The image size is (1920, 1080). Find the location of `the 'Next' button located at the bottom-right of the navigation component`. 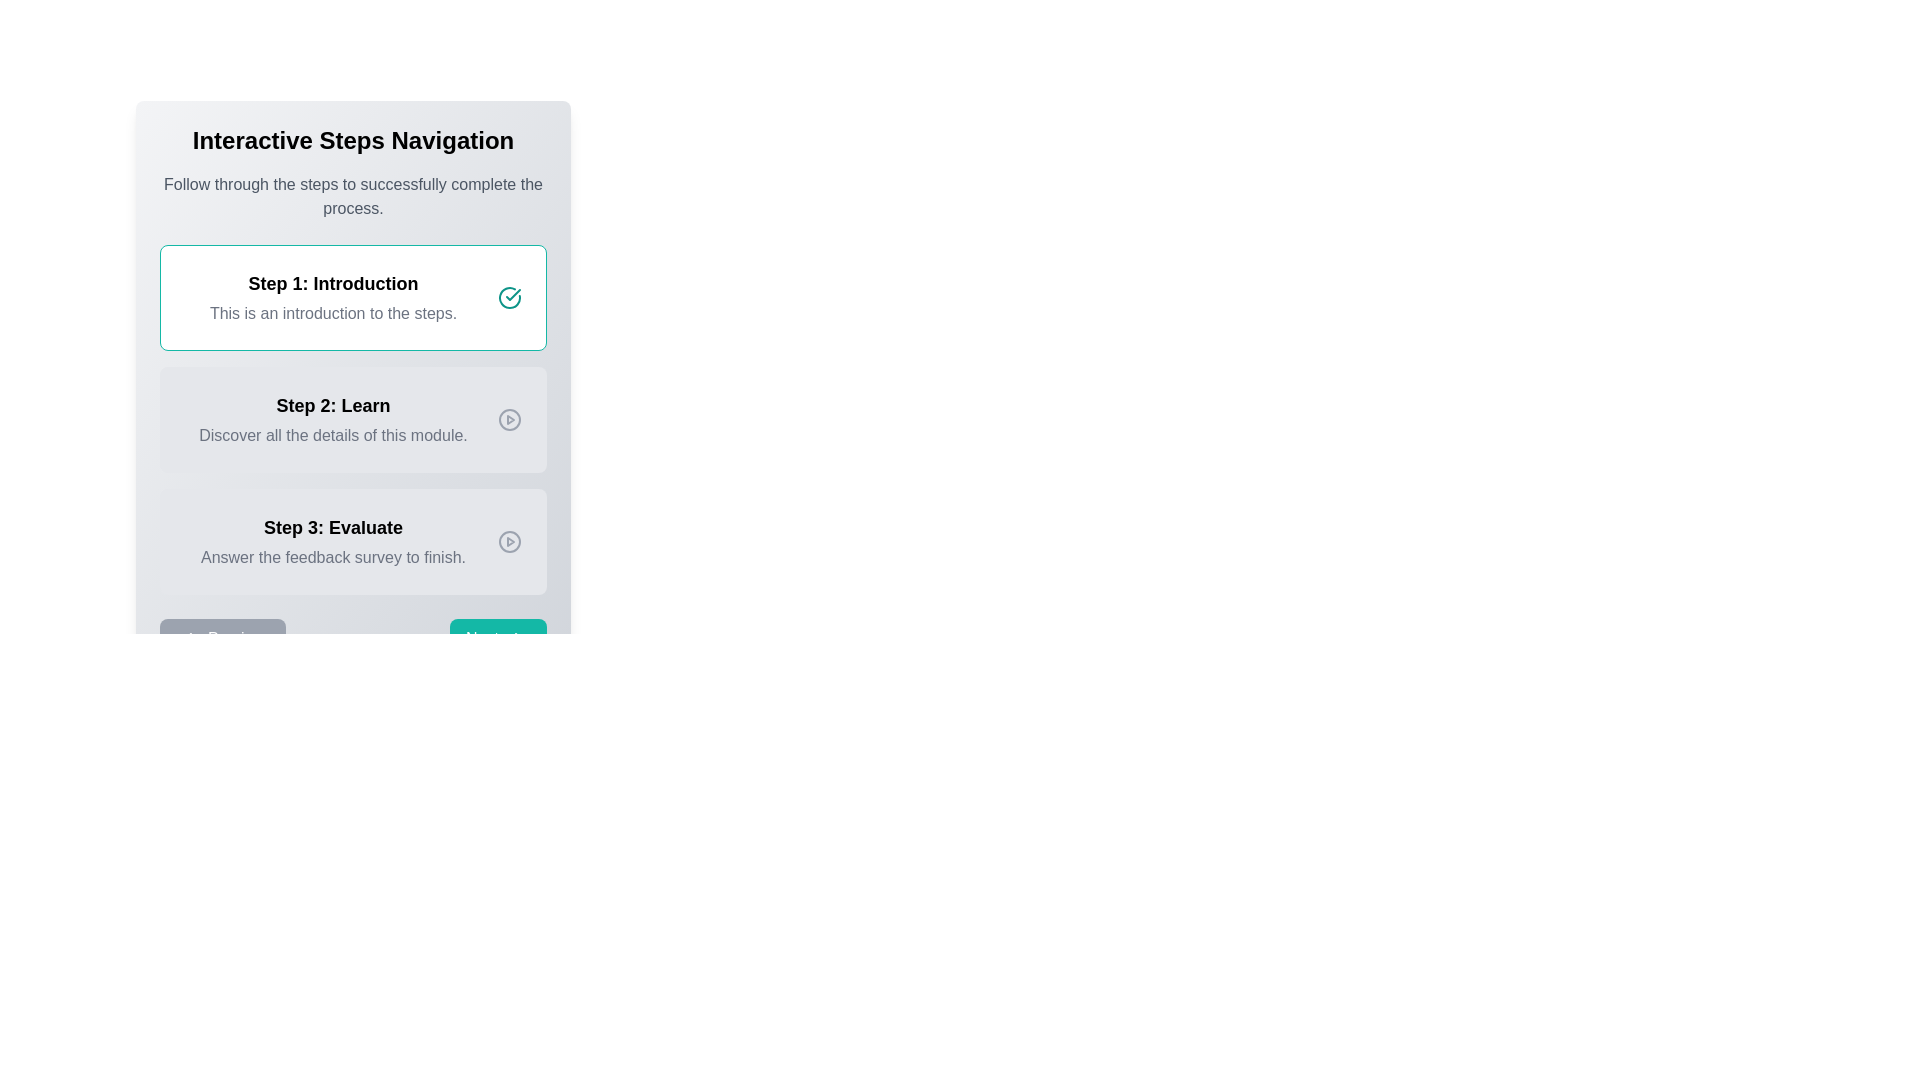

the 'Next' button located at the bottom-right of the navigation component is located at coordinates (498, 639).